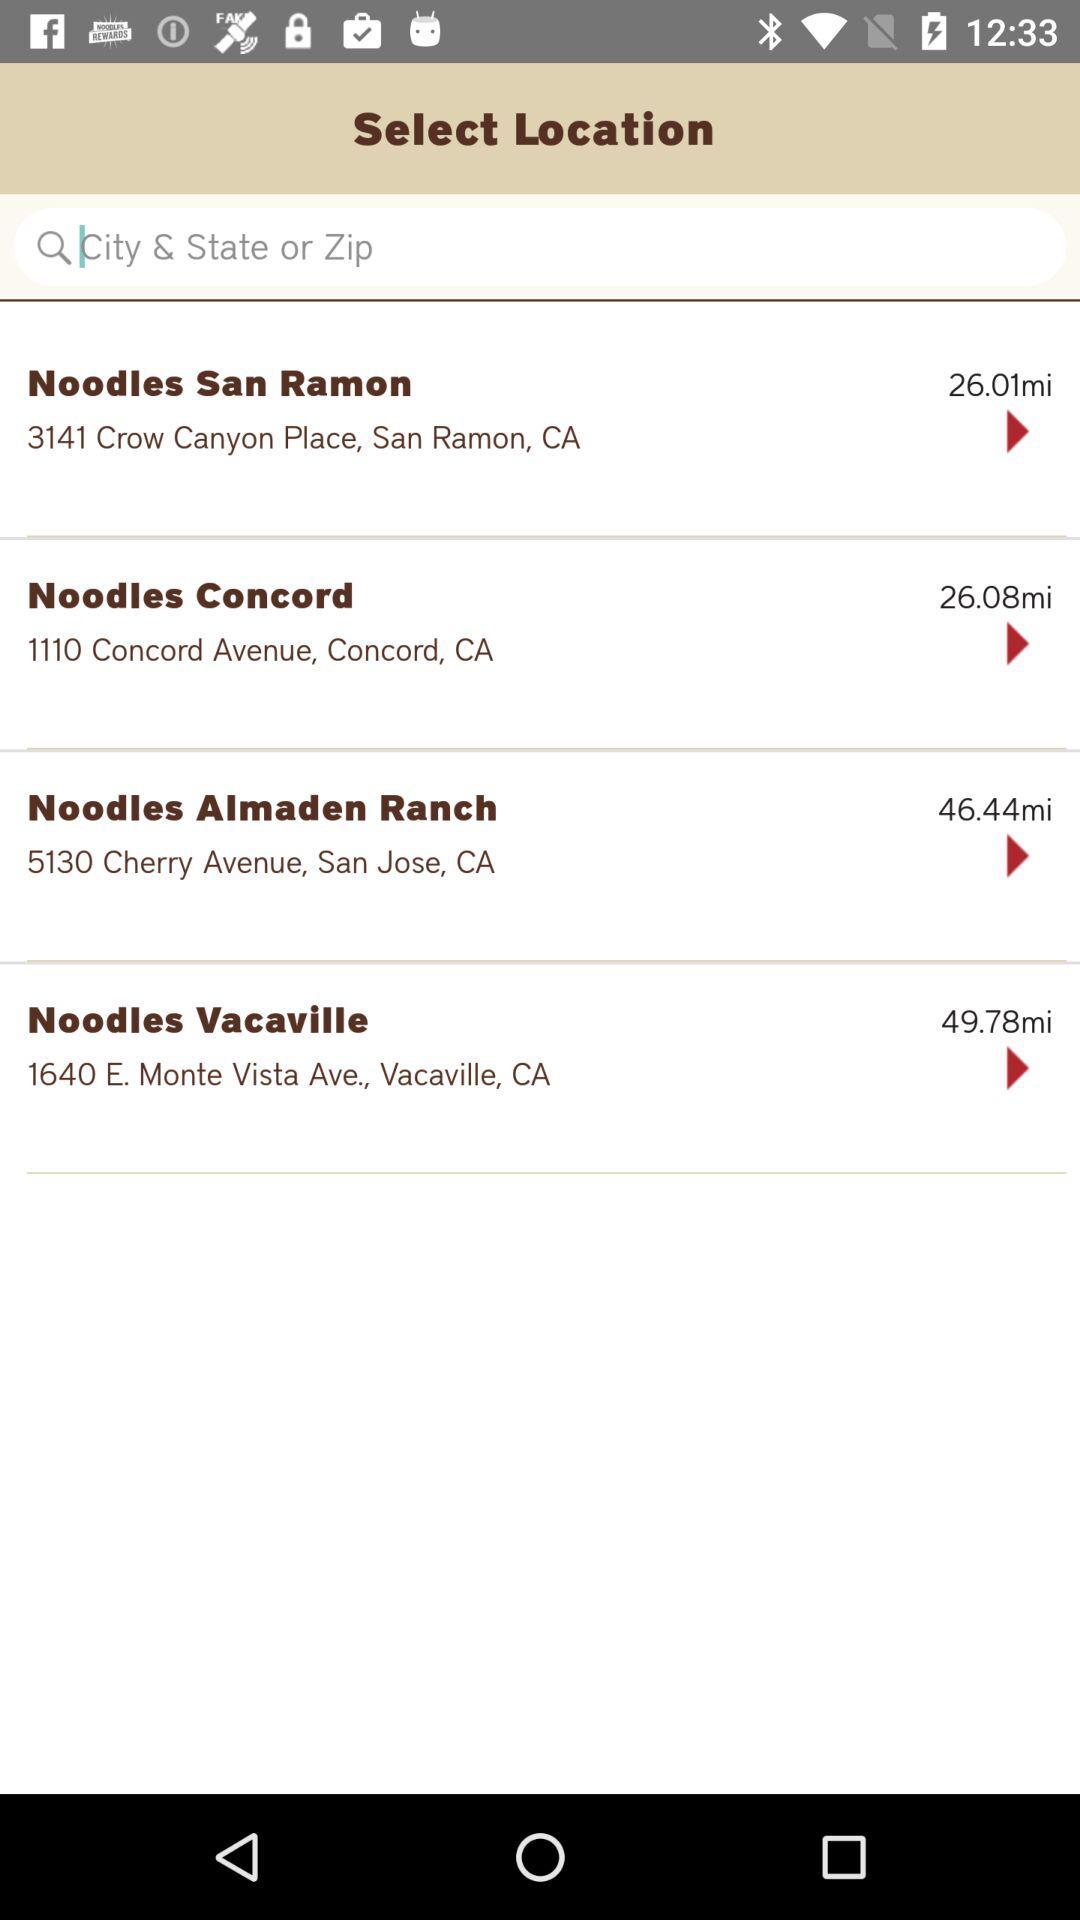 Image resolution: width=1080 pixels, height=1920 pixels. Describe the element at coordinates (949, 1021) in the screenshot. I see `the 49.78mi` at that location.